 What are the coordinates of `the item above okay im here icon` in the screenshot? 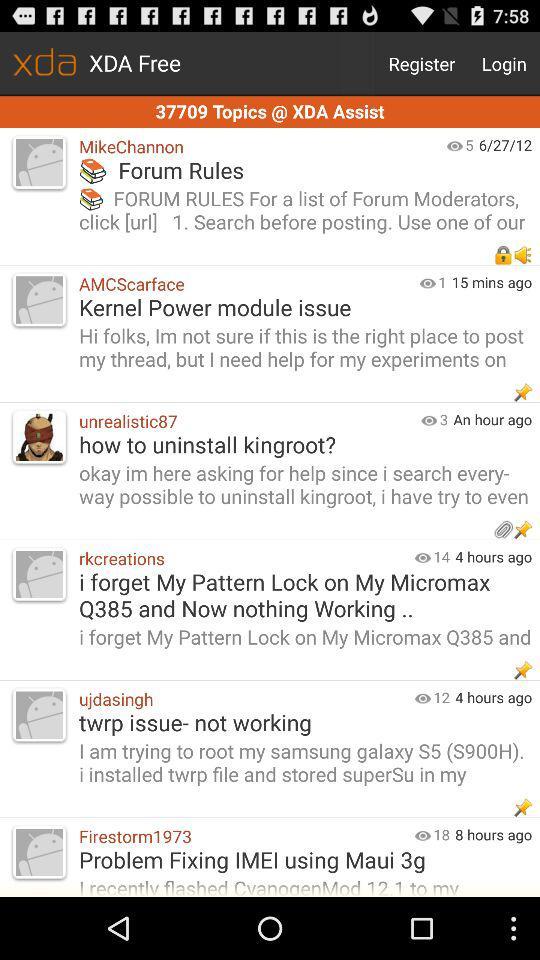 It's located at (245, 421).